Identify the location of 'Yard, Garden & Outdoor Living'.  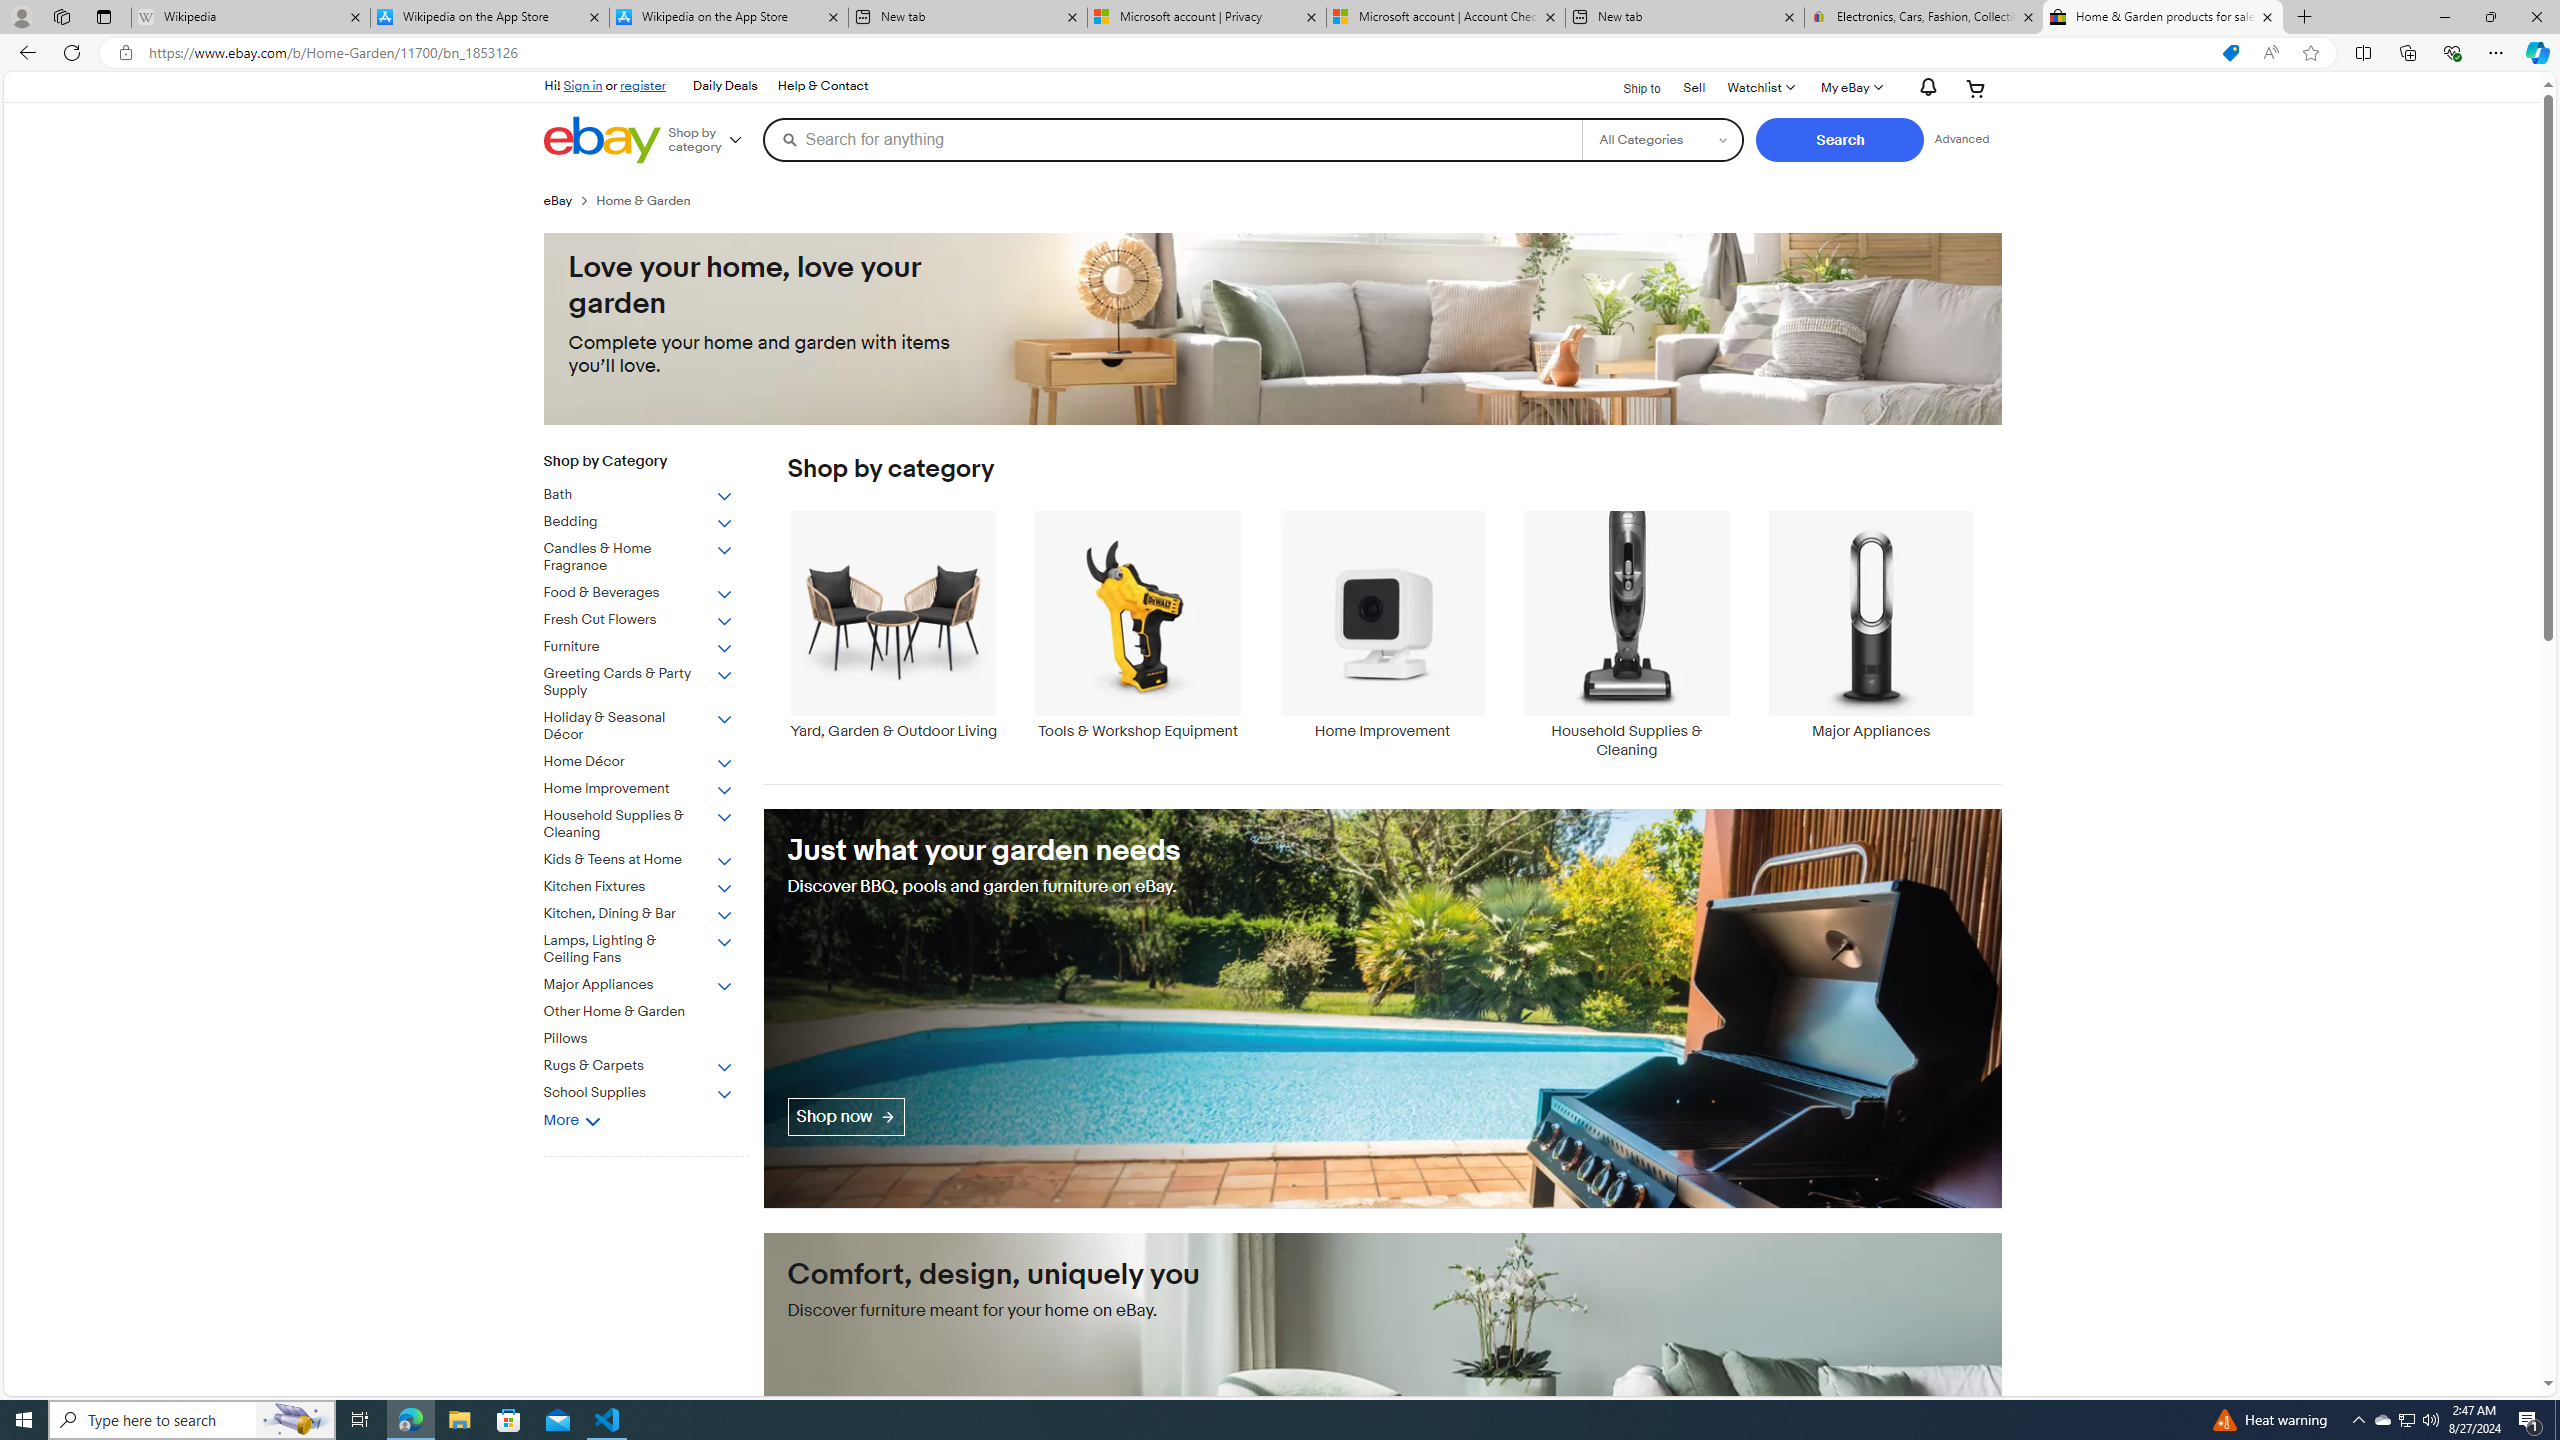
(892, 624).